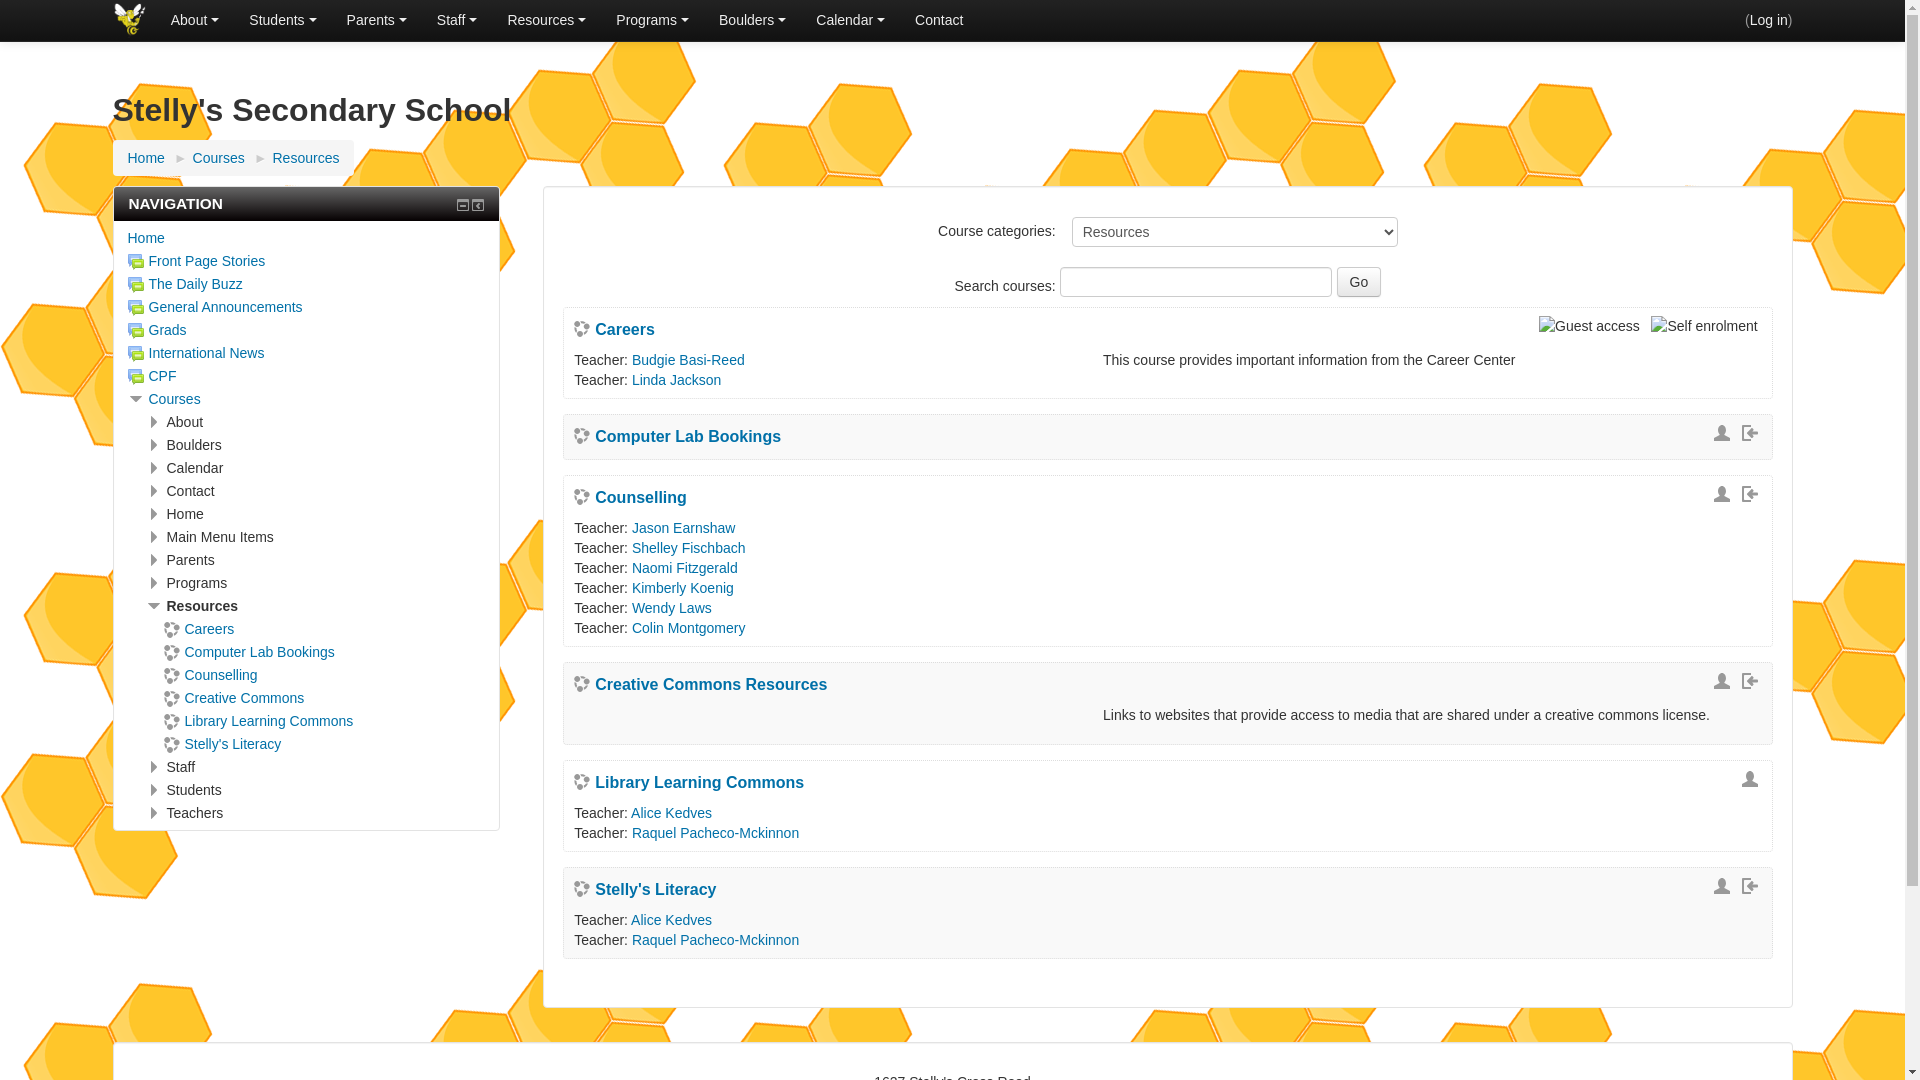  Describe the element at coordinates (196, 352) in the screenshot. I see `'International News'` at that location.